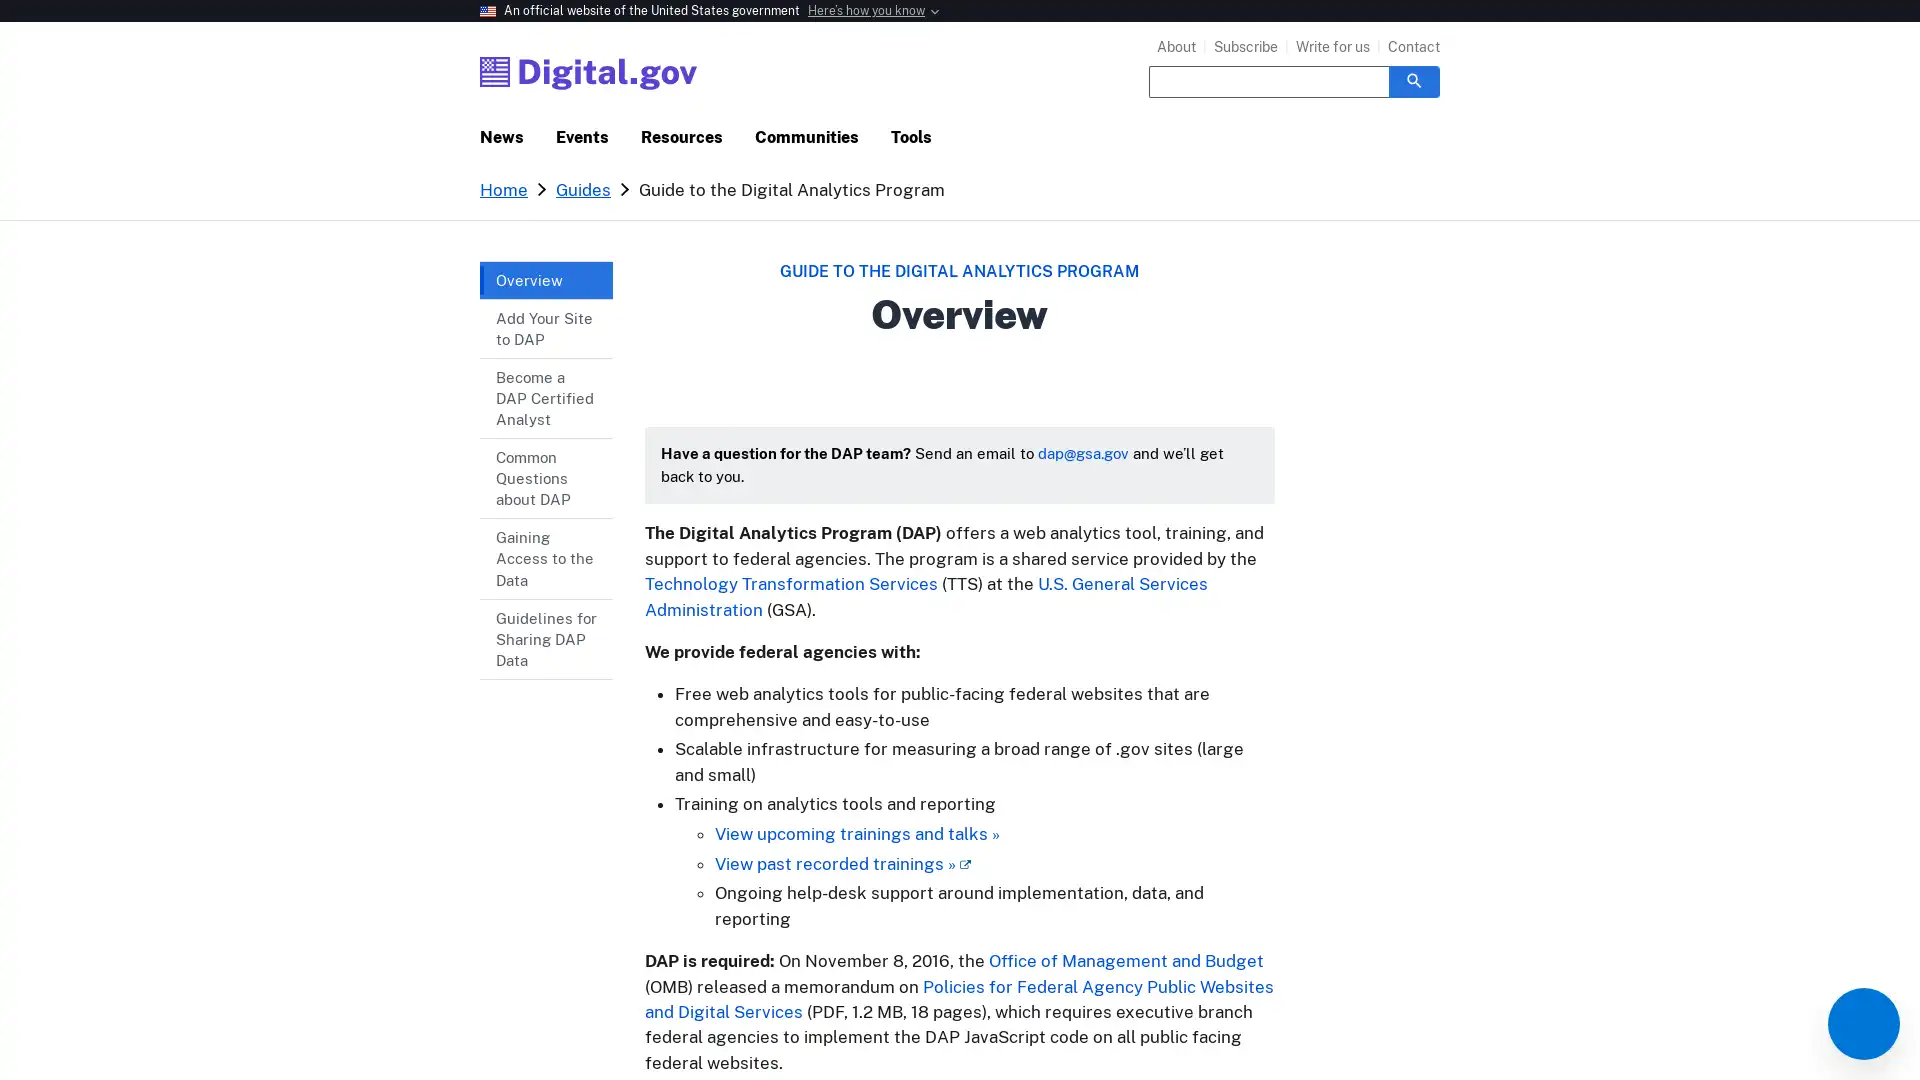  What do you see at coordinates (1862, 1023) in the screenshot?
I see `edit` at bounding box center [1862, 1023].